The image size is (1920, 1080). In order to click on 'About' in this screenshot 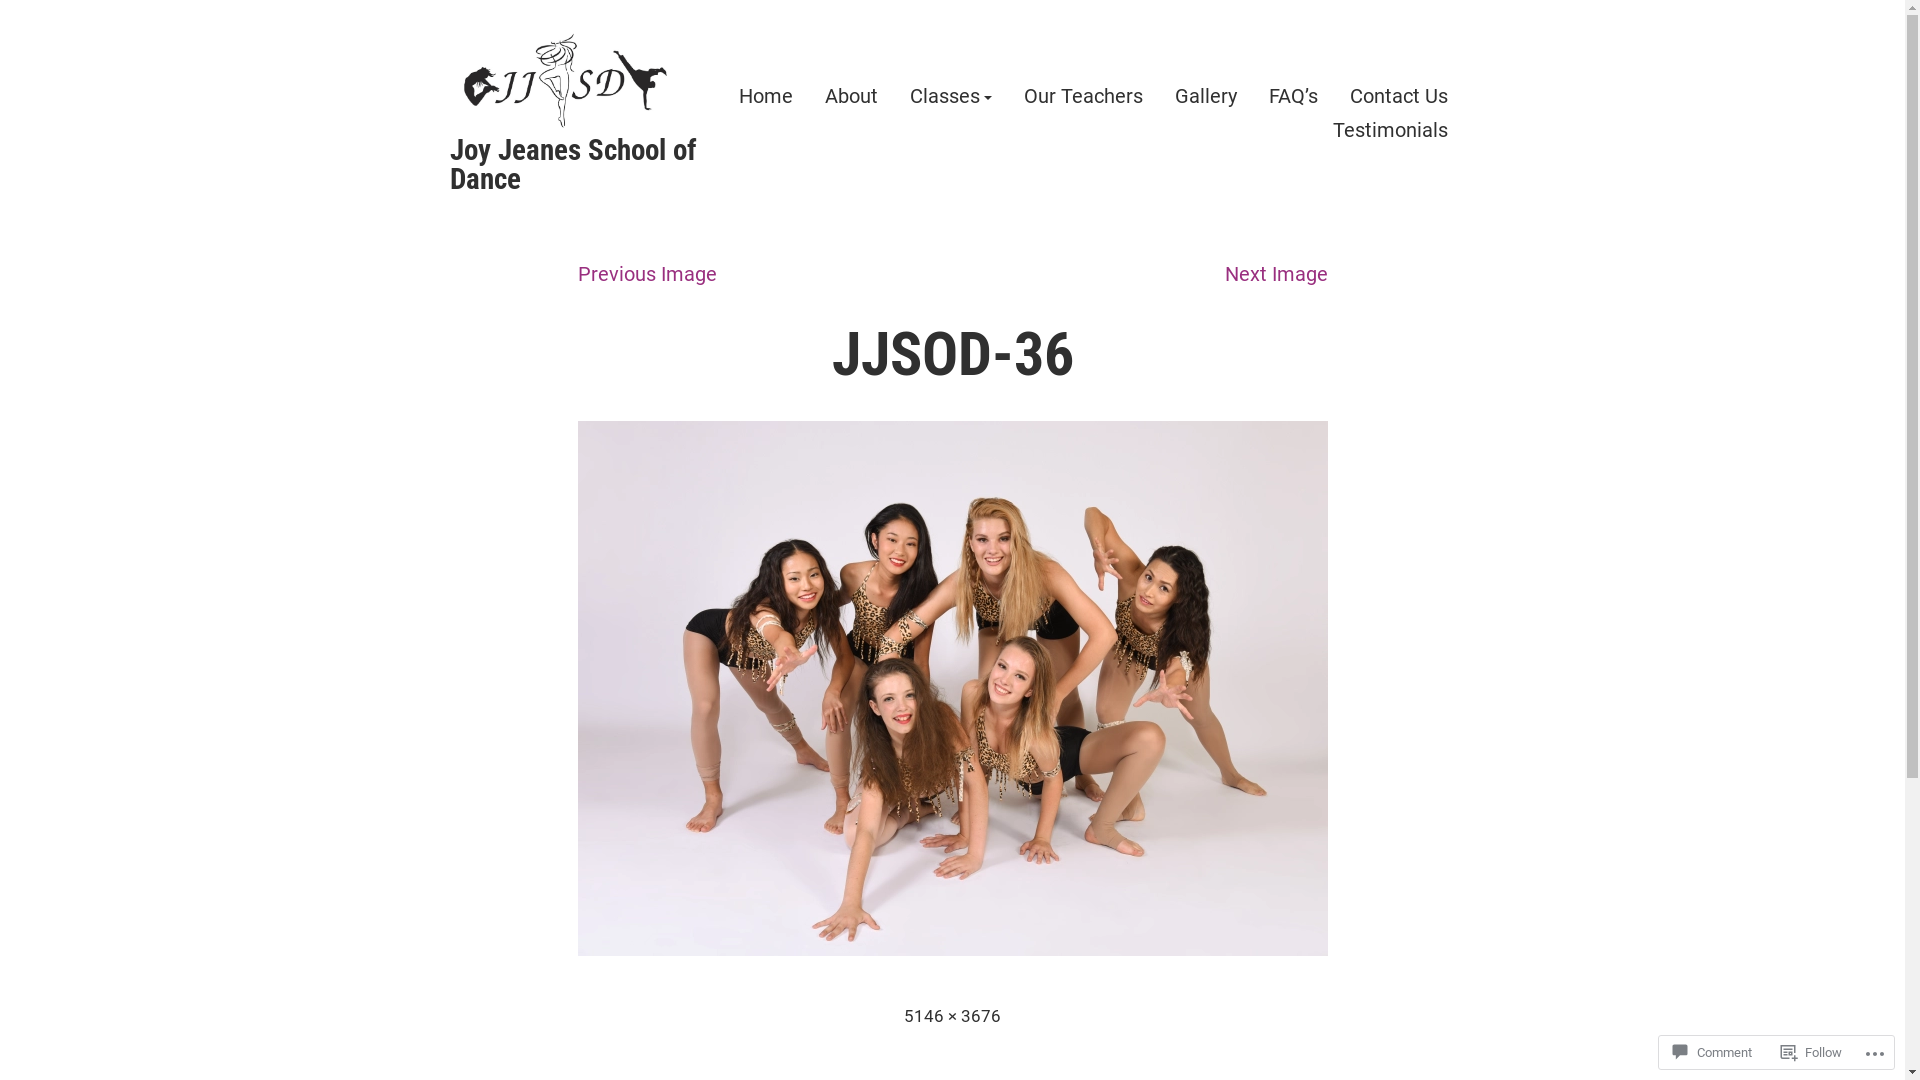, I will do `click(850, 96)`.